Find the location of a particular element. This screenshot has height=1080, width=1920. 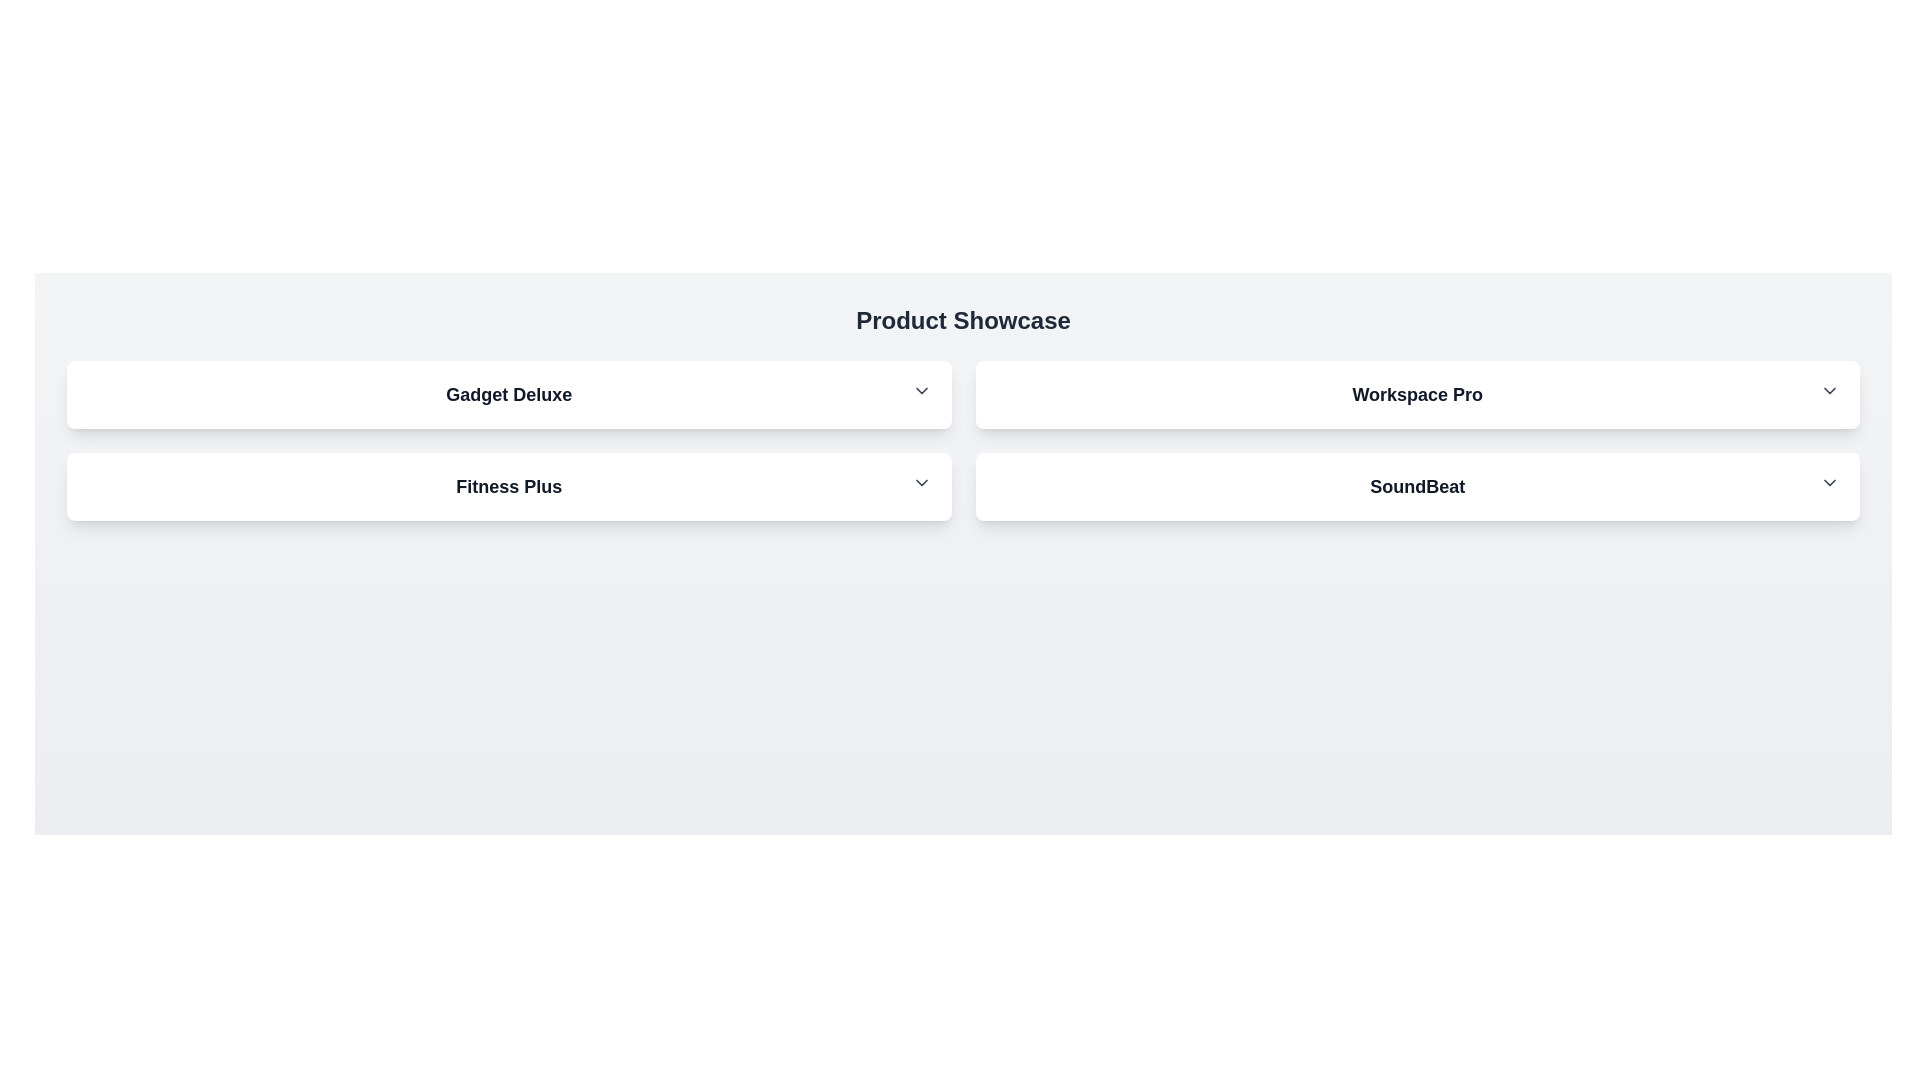

the Text Label that identifies the feature as 'Workspace Pro', located in the top-right quadrant of the layout grid is located at coordinates (1416, 394).